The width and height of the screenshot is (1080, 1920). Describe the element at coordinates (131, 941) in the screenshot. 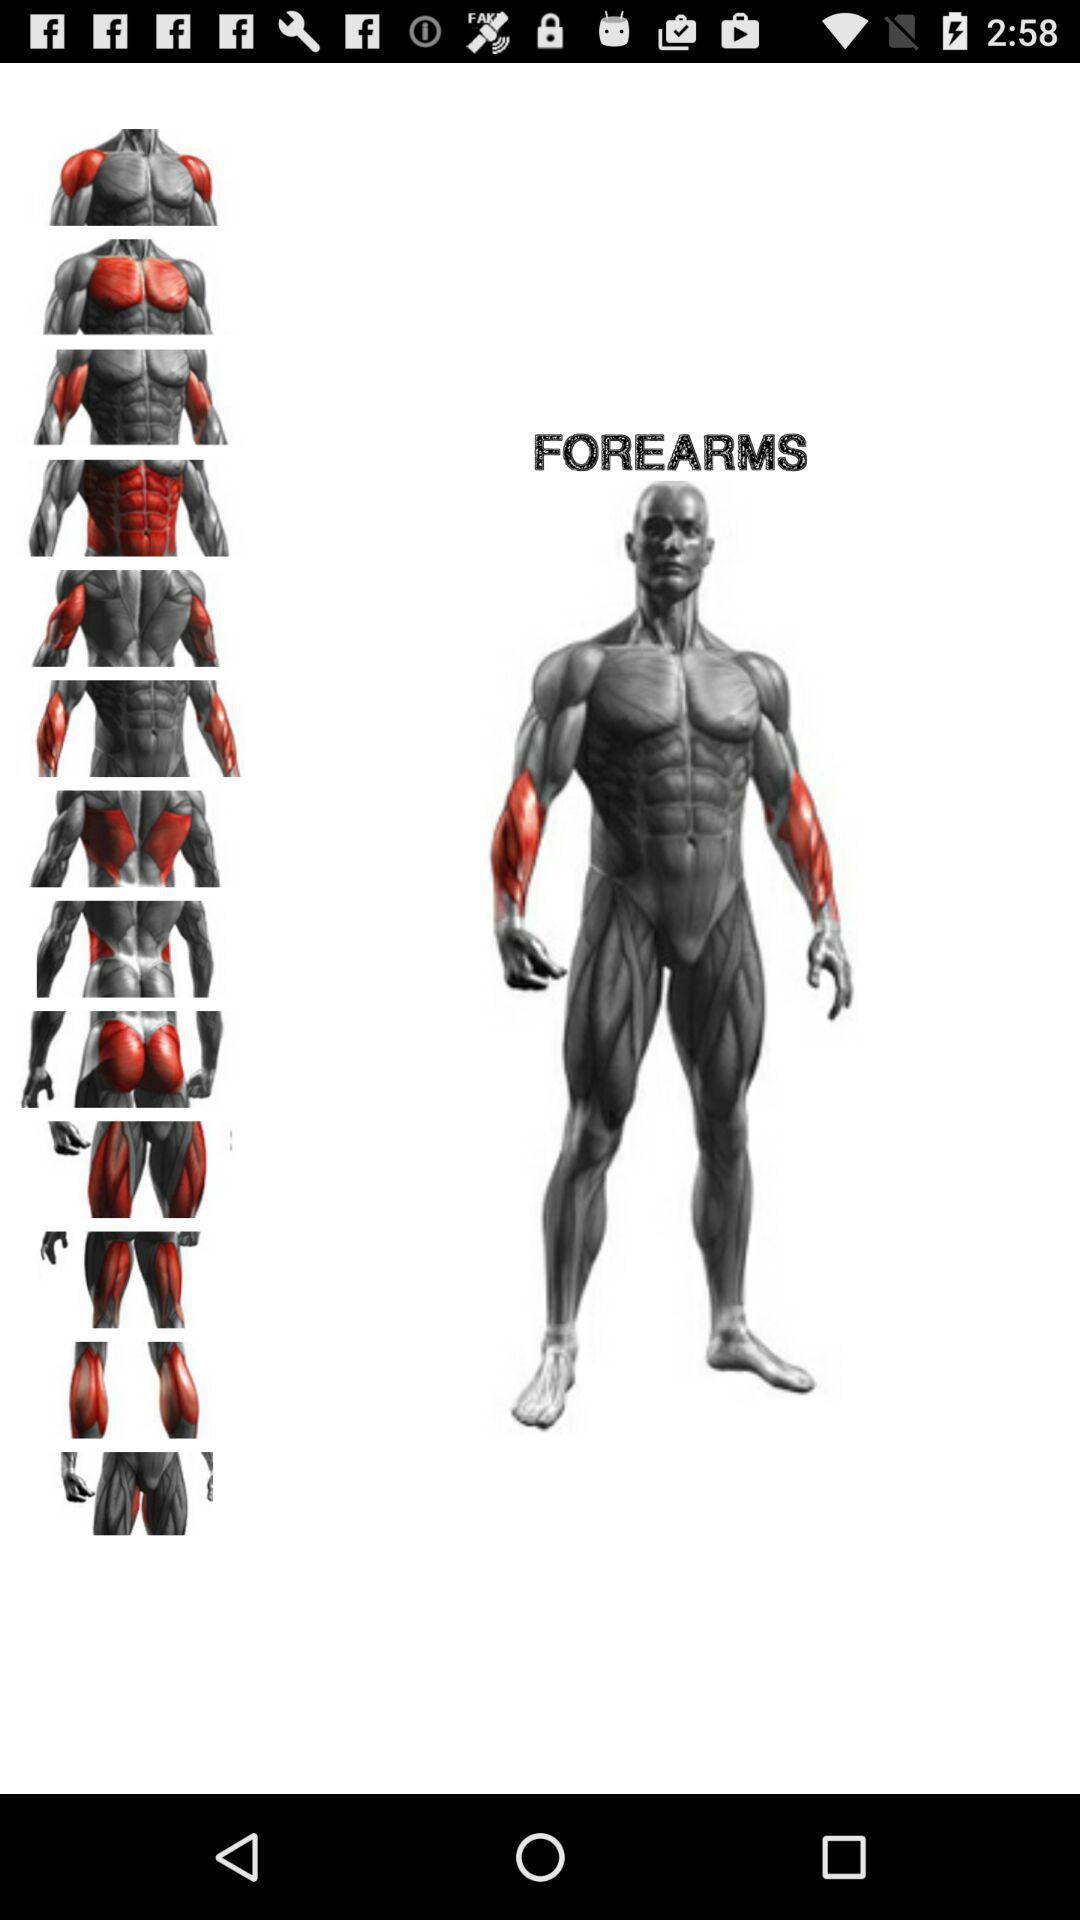

I see `lift objects` at that location.